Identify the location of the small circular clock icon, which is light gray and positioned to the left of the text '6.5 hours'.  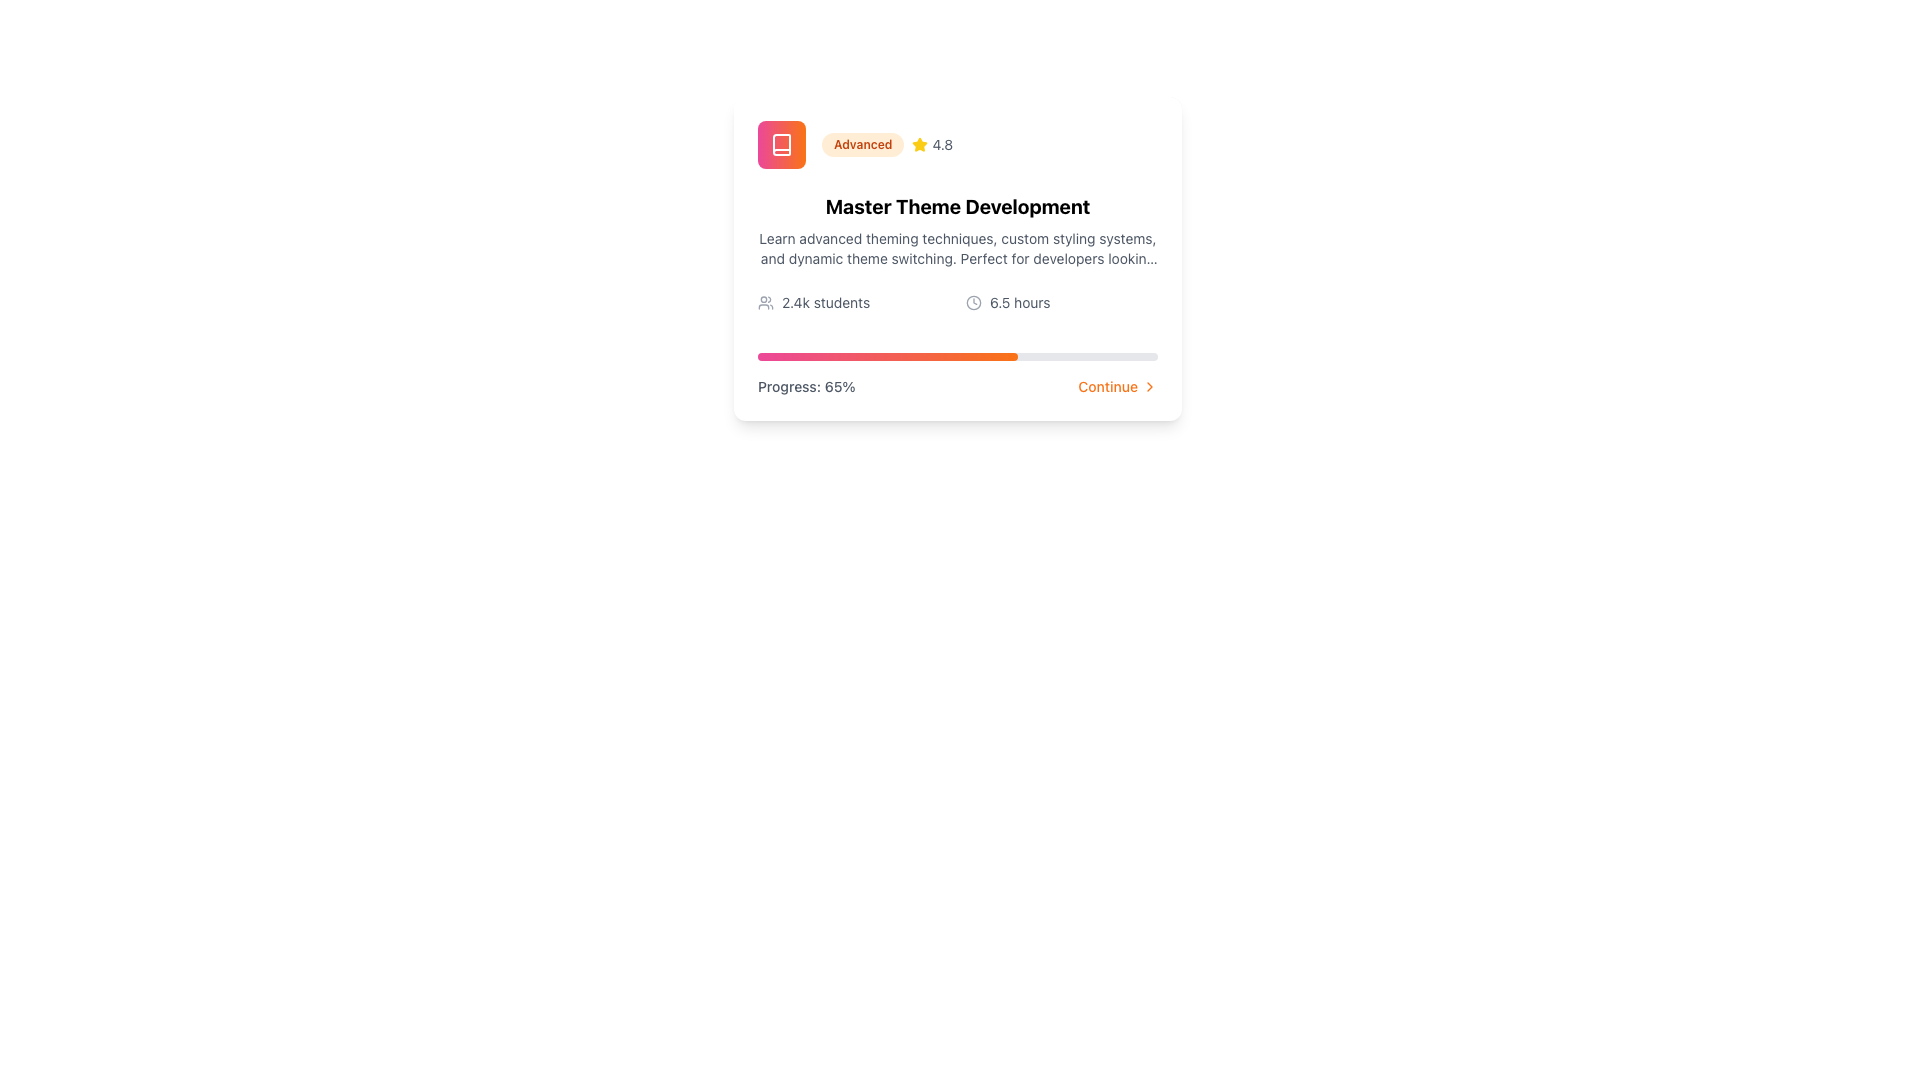
(974, 303).